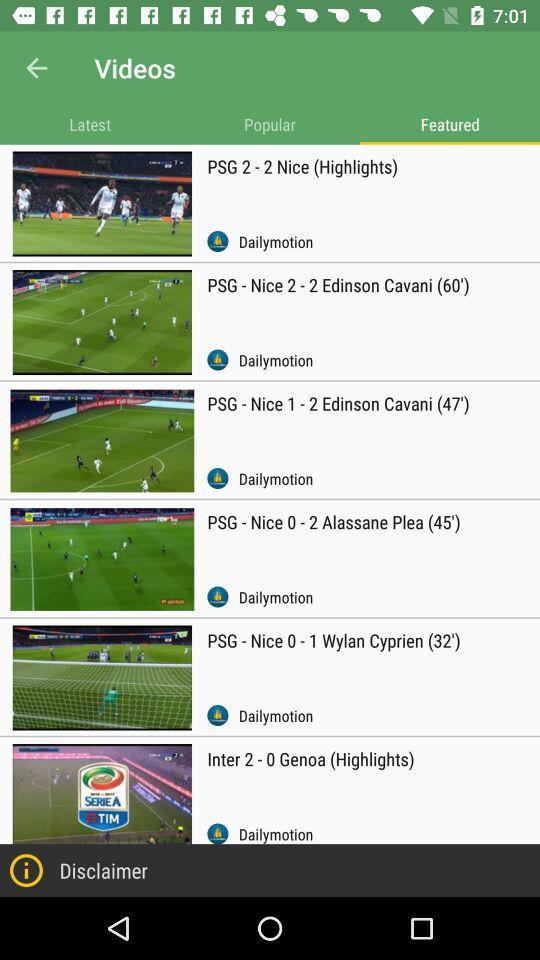 This screenshot has height=960, width=540. I want to click on item to the left of videos icon, so click(36, 68).